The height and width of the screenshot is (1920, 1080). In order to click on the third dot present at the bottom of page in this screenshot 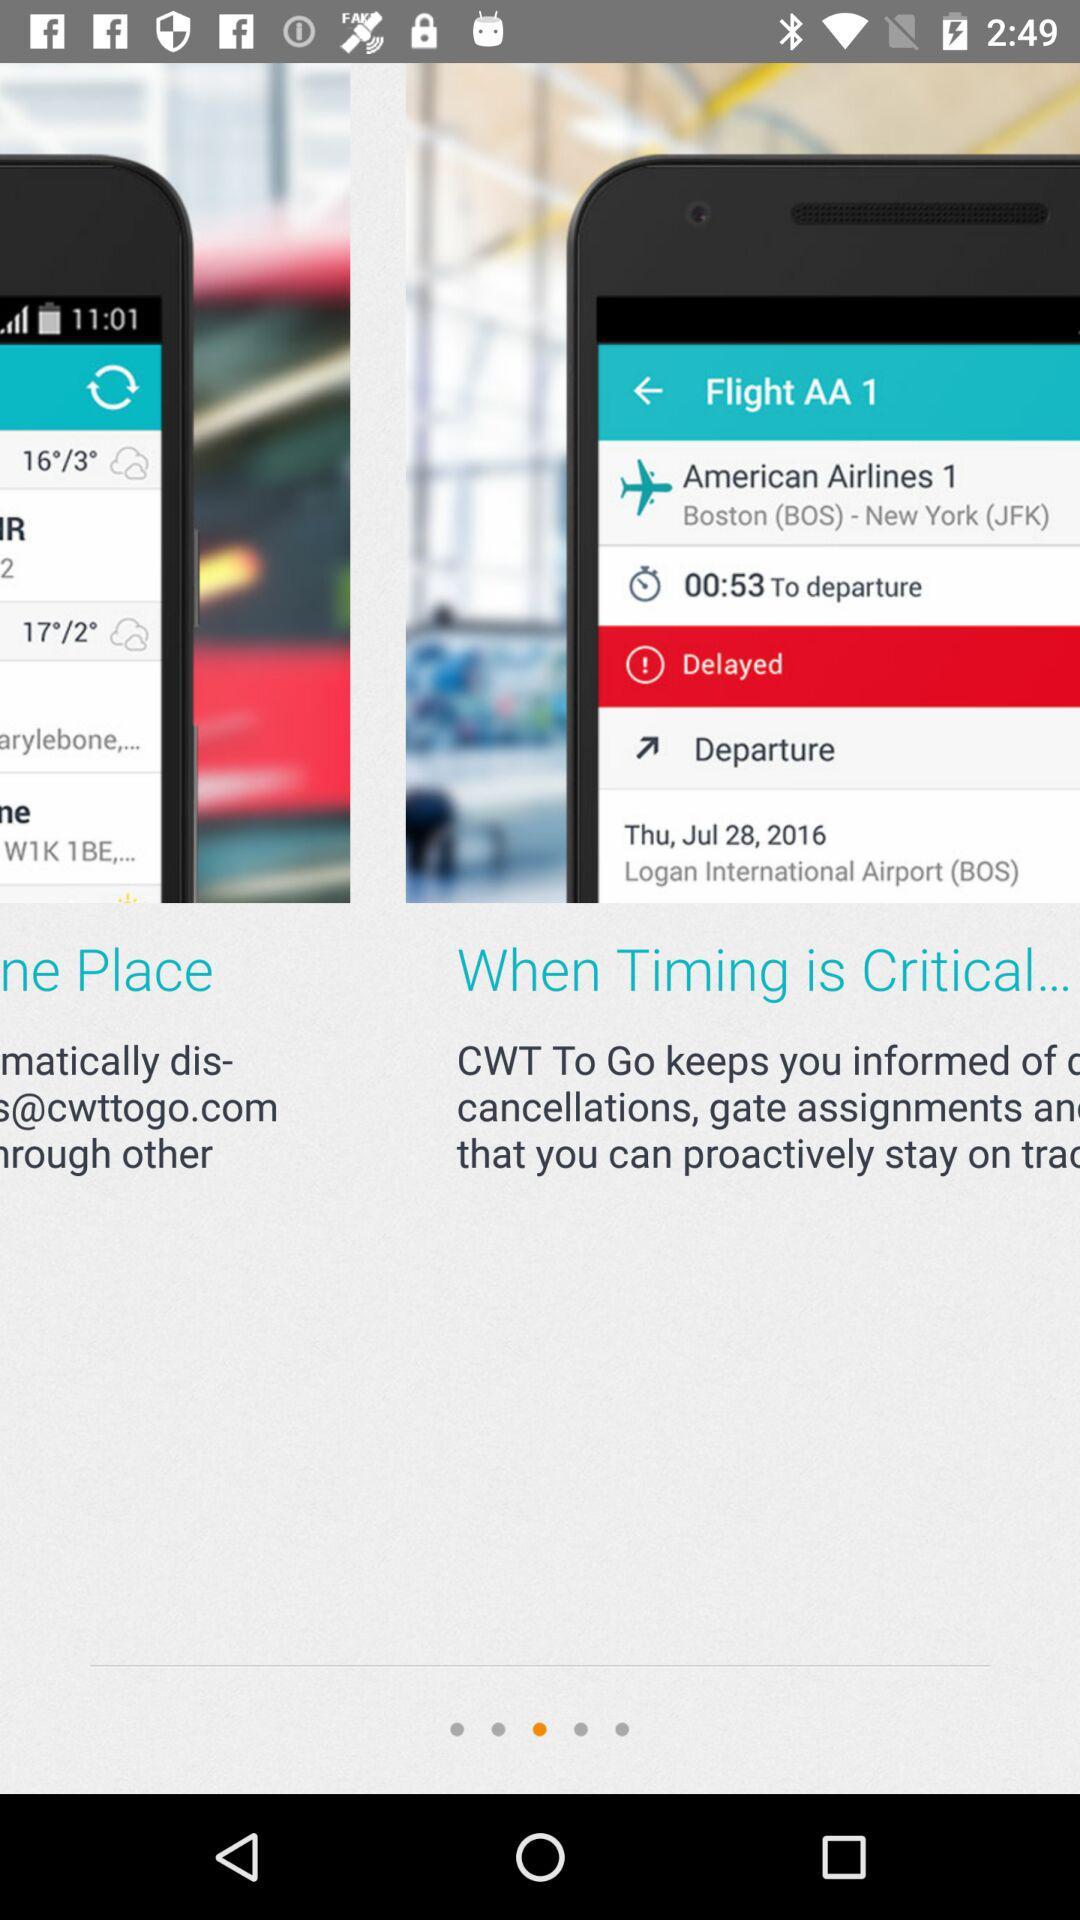, I will do `click(540, 1727)`.